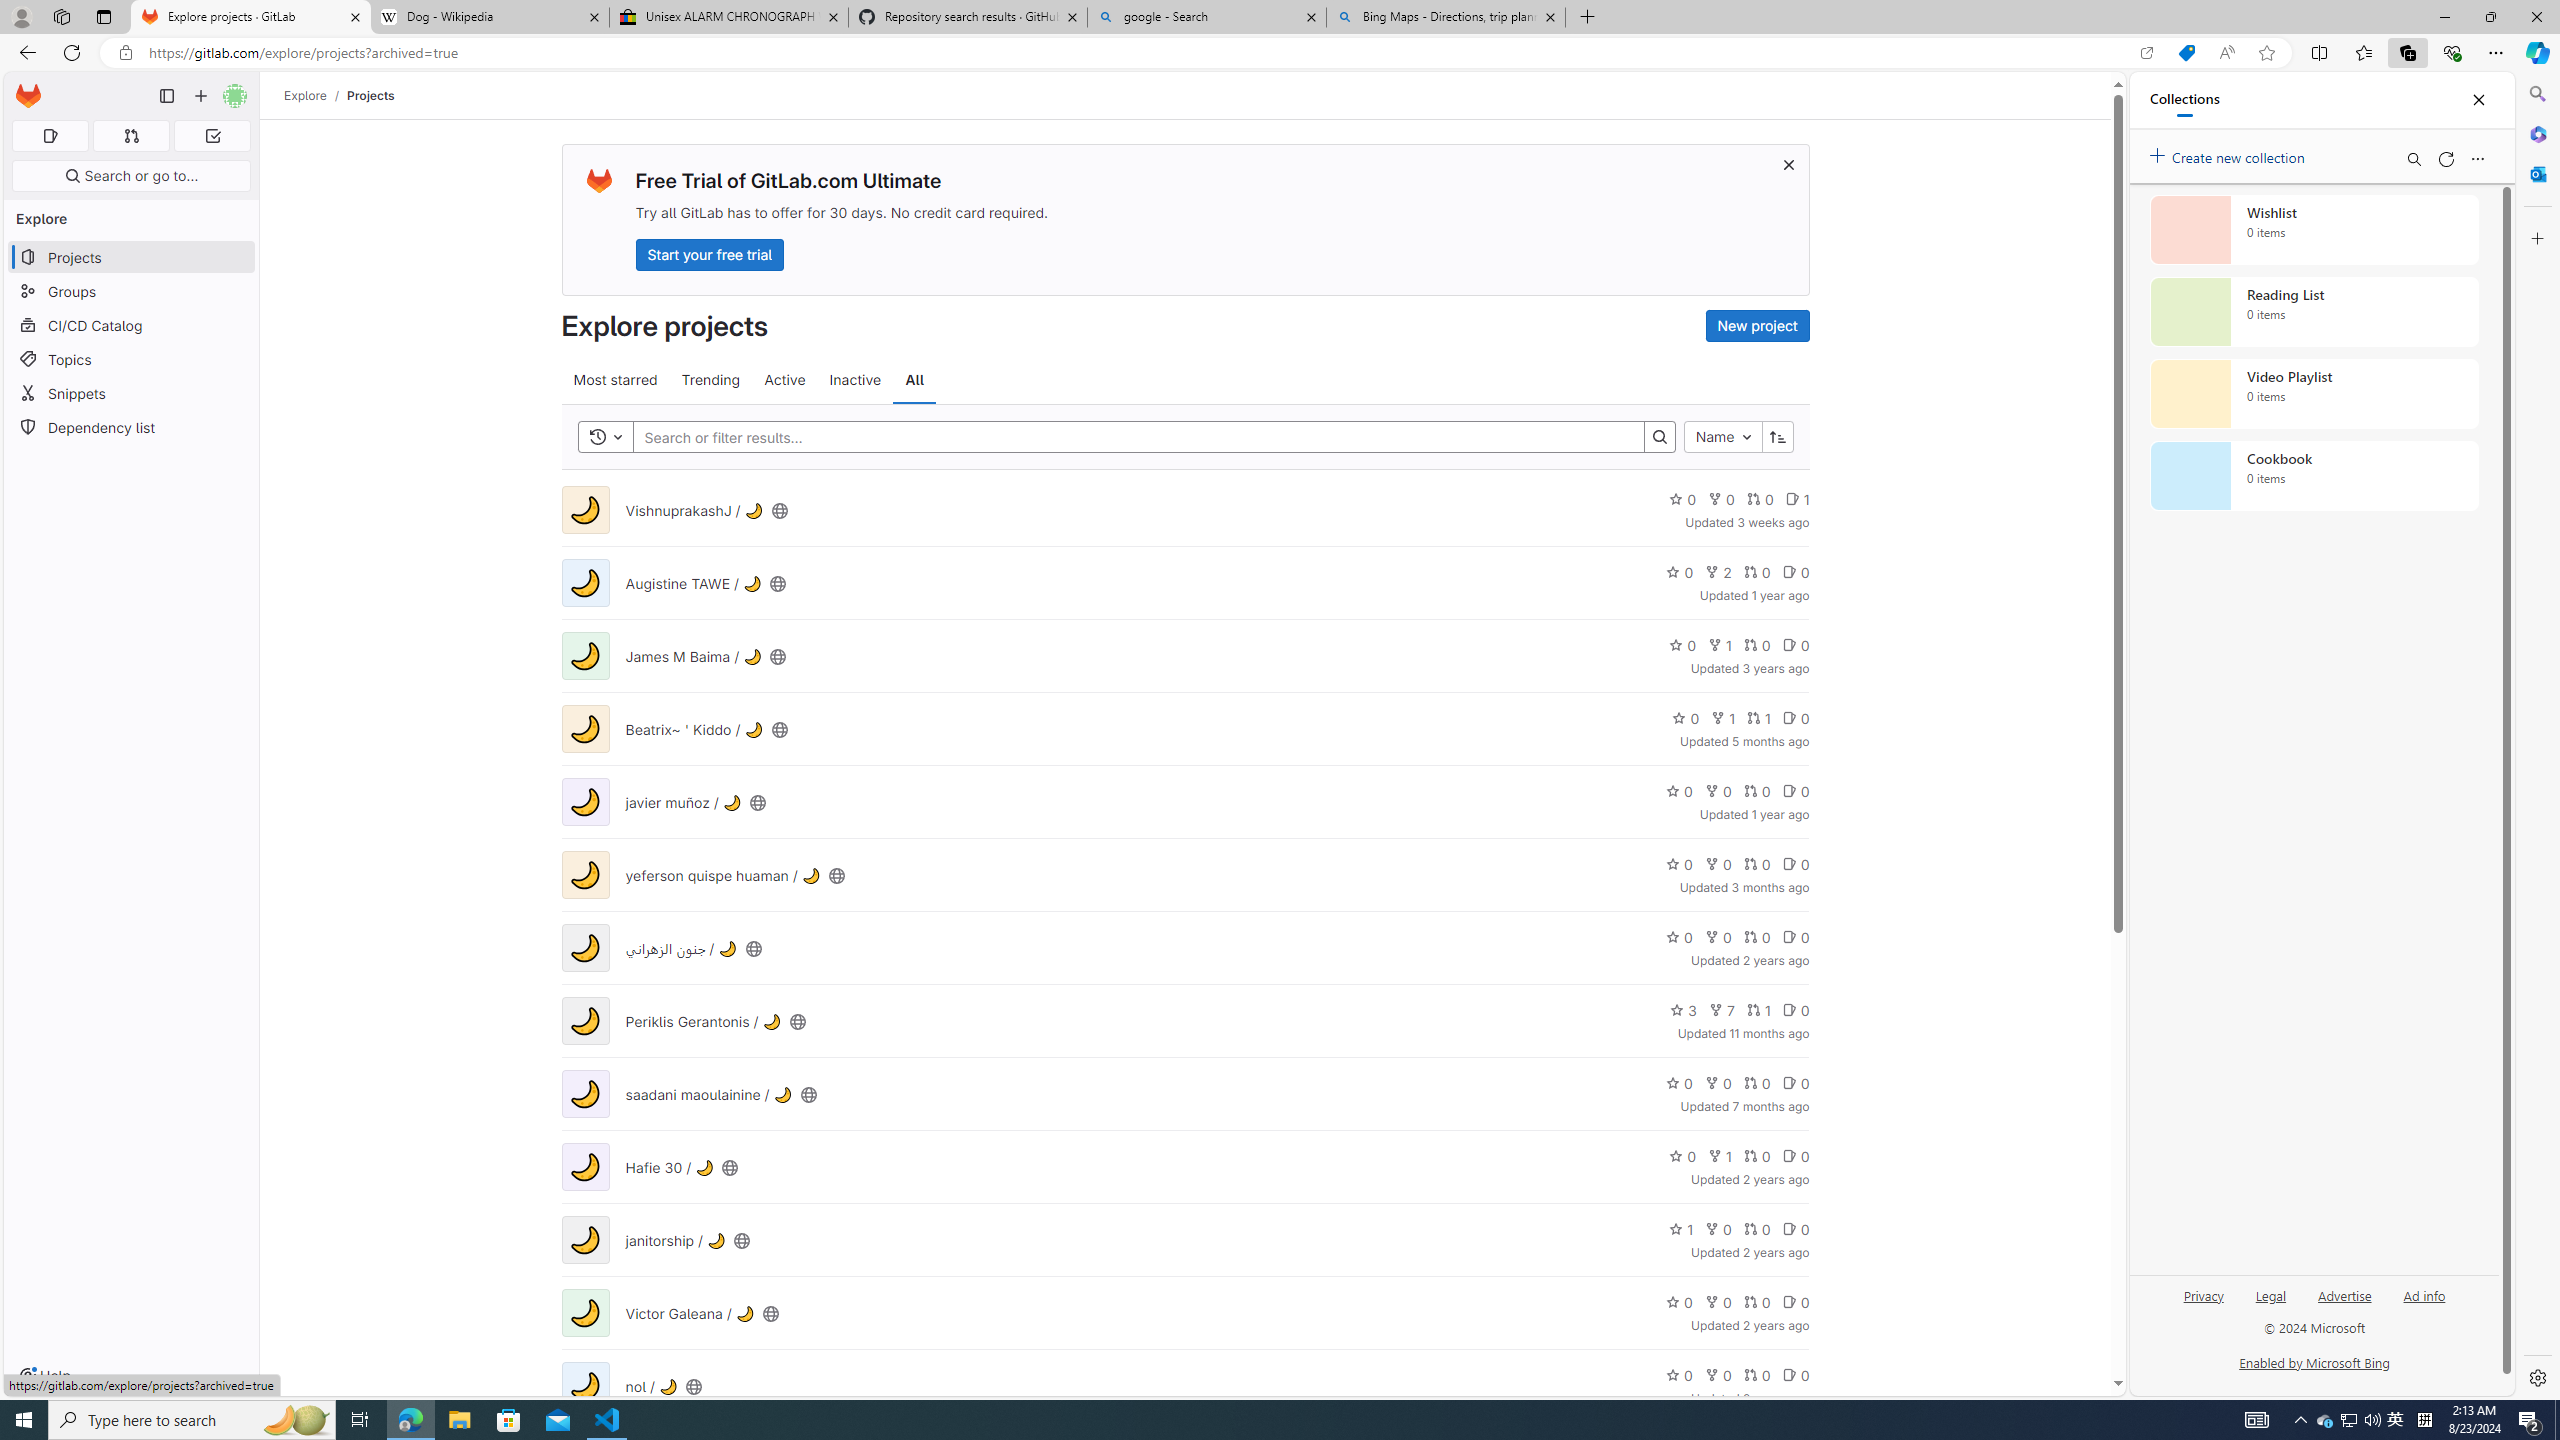 The image size is (2560, 1440). I want to click on '0', so click(1794, 1374).